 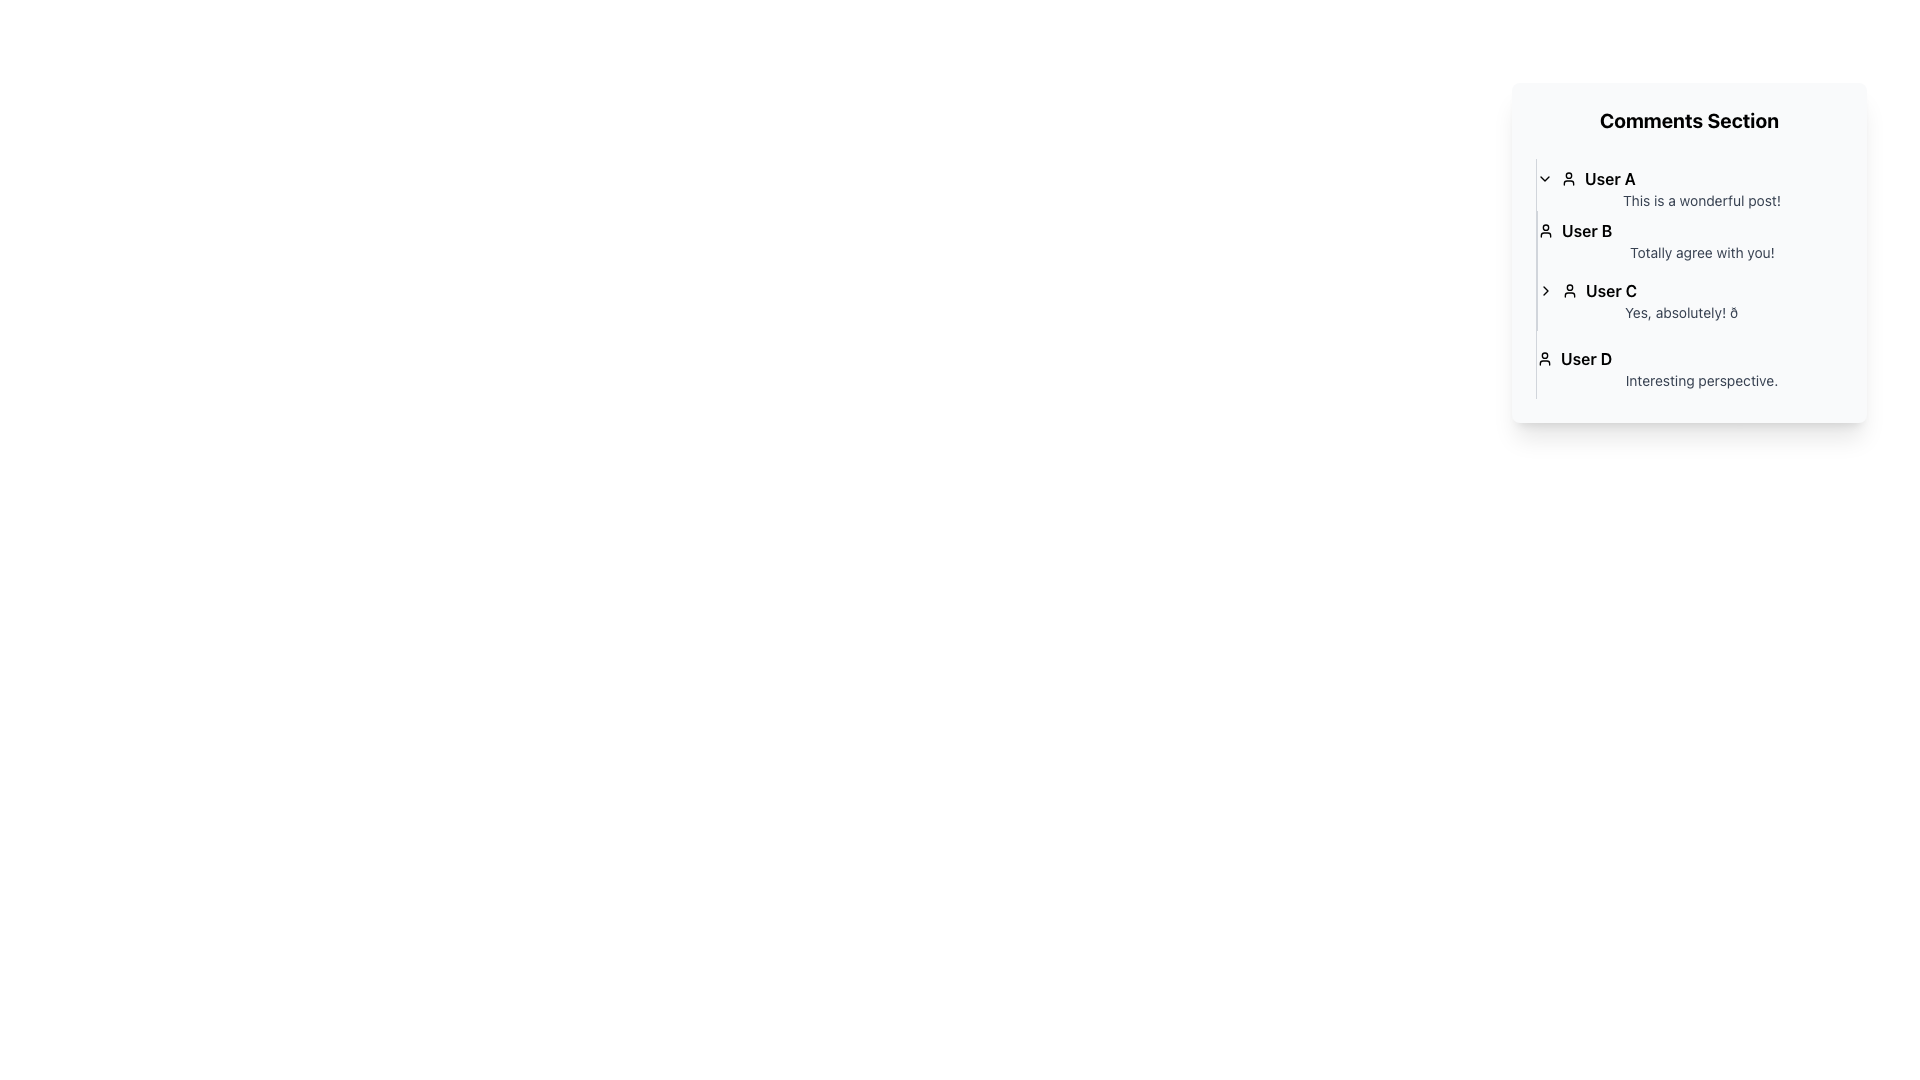 What do you see at coordinates (1688, 300) in the screenshot?
I see `the comment section attributed to 'User C', which features a bold username and a gray, smaller font text message, located as the third comment in the list` at bounding box center [1688, 300].